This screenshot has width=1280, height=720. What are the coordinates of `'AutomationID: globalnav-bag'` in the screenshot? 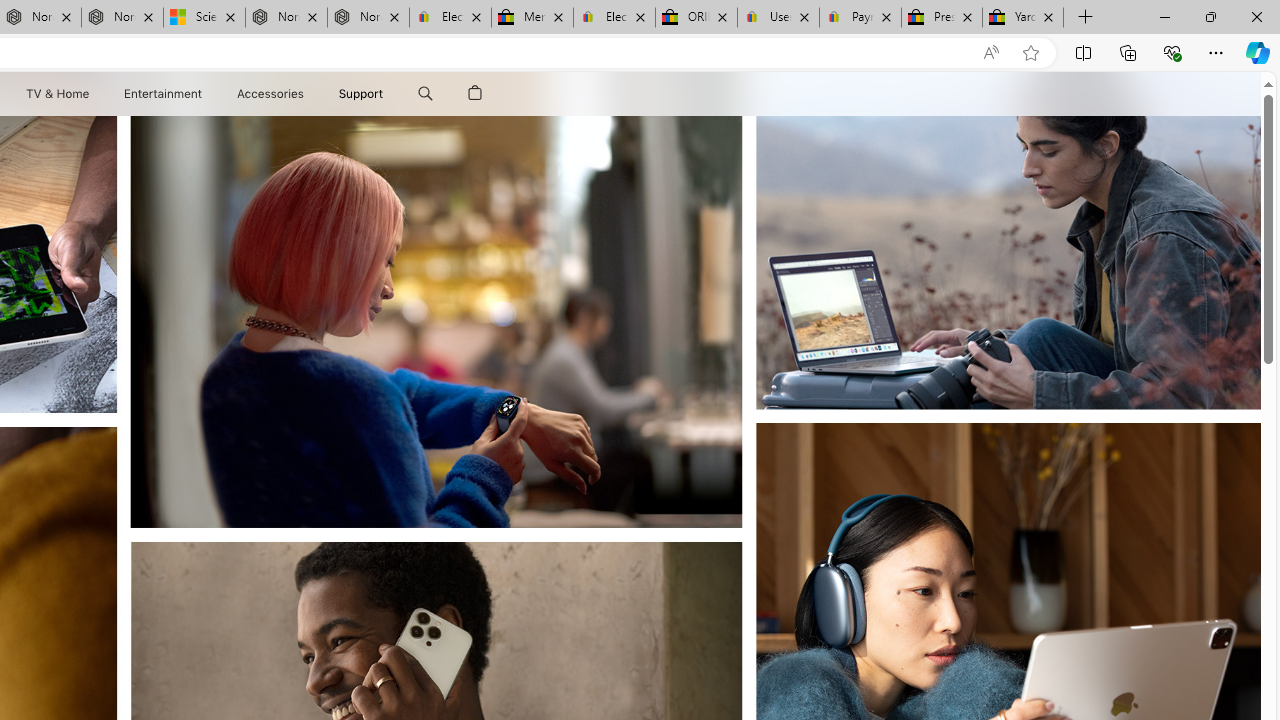 It's located at (474, 93).